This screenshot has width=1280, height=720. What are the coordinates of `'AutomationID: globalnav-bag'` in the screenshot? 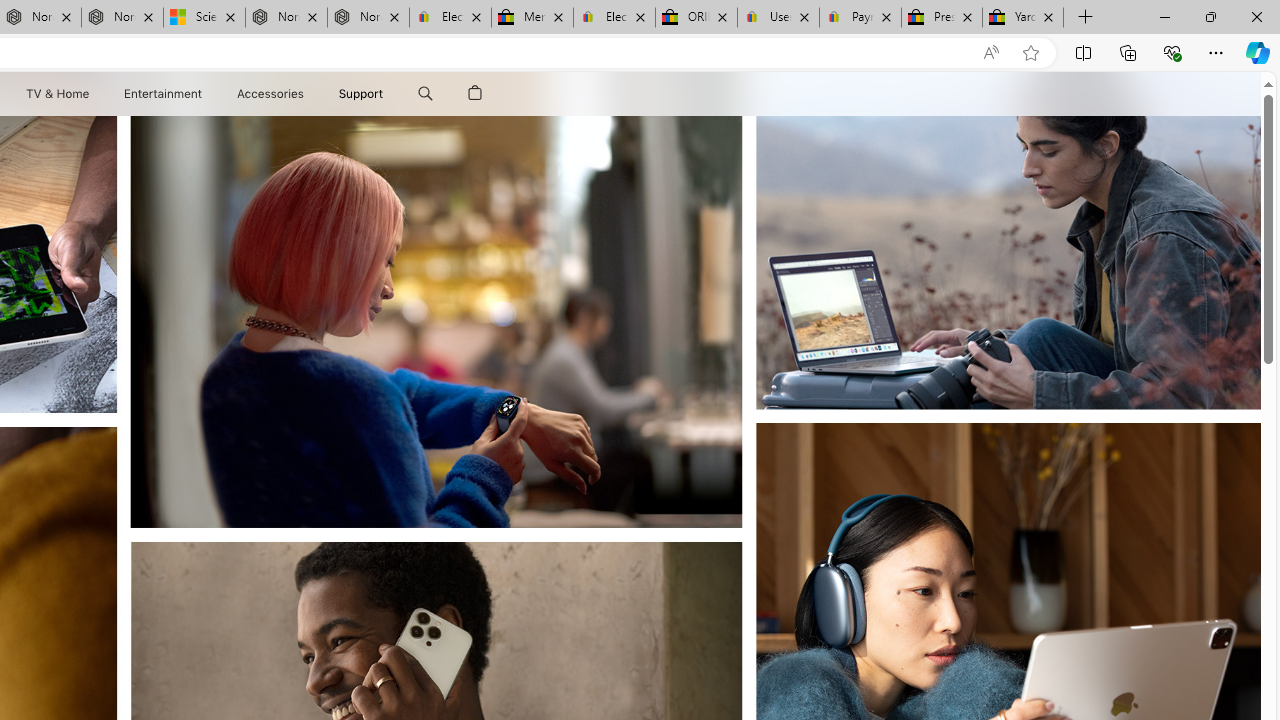 It's located at (474, 93).